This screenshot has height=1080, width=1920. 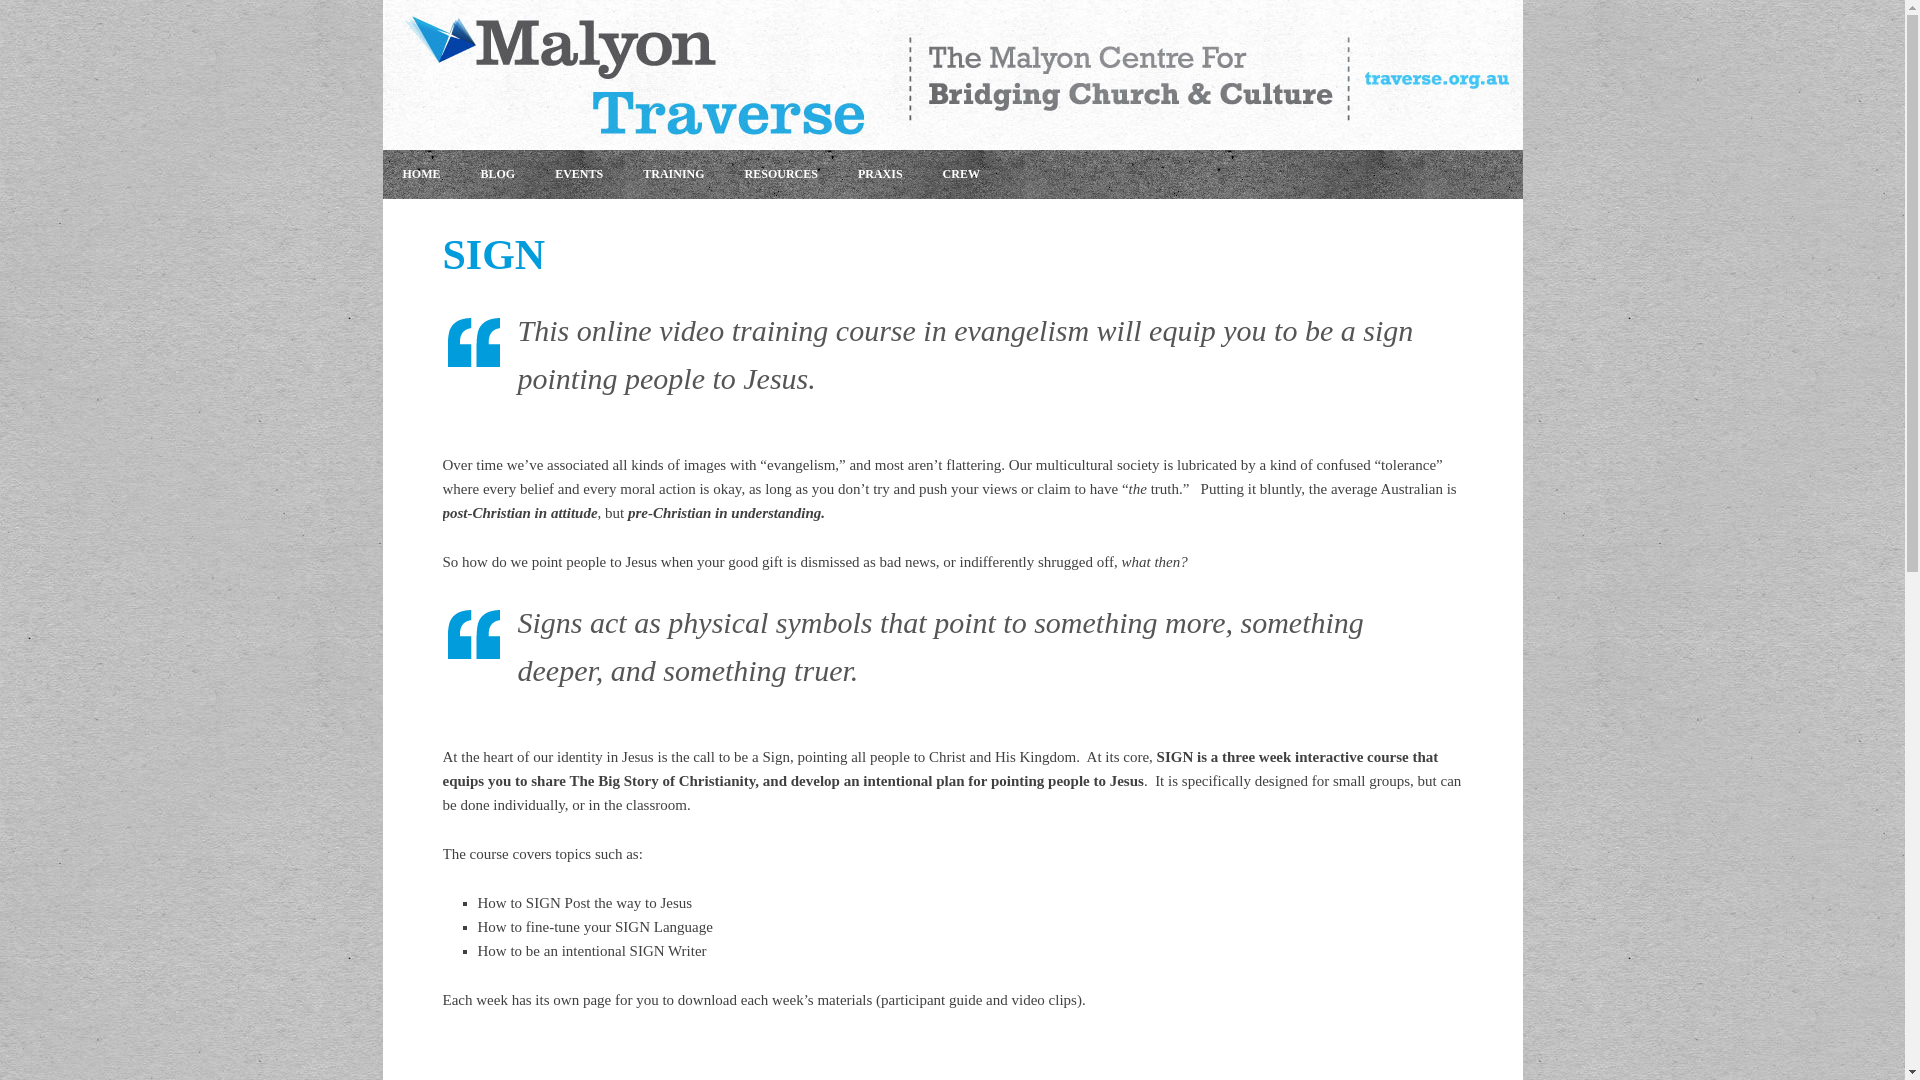 I want to click on 'HOME', so click(x=420, y=173).